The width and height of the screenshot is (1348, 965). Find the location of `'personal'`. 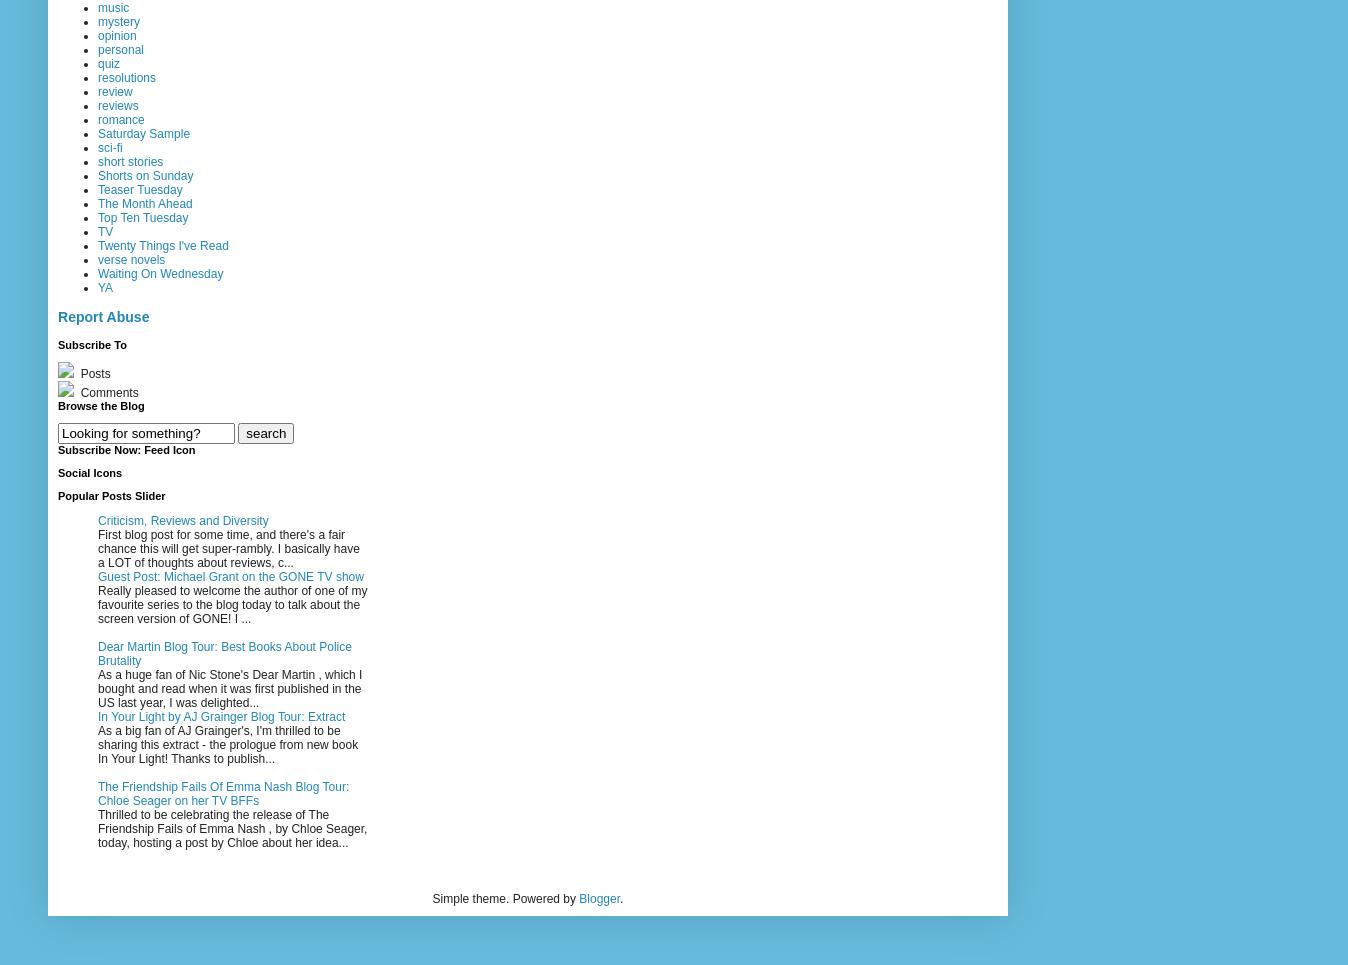

'personal' is located at coordinates (120, 49).